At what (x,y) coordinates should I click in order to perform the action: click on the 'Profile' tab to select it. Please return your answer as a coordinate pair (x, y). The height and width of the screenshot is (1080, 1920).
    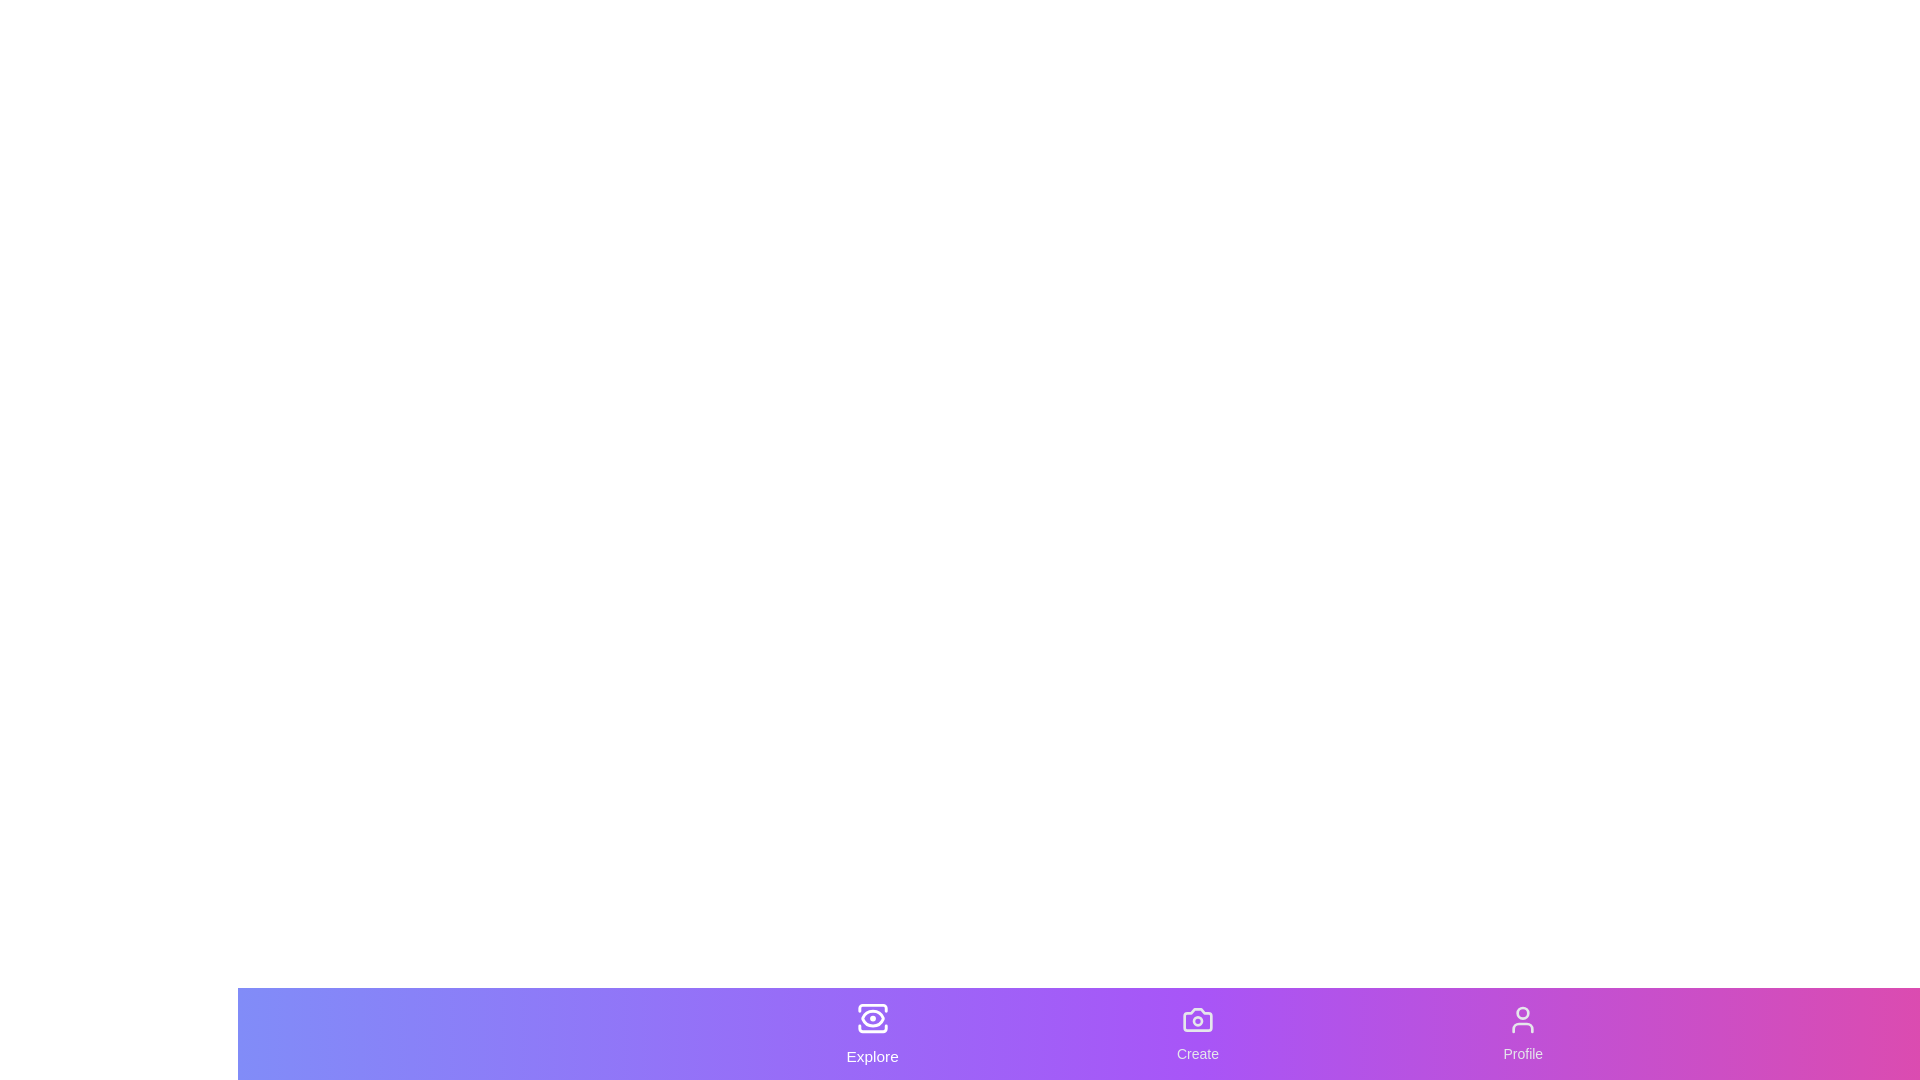
    Looking at the image, I should click on (1521, 1033).